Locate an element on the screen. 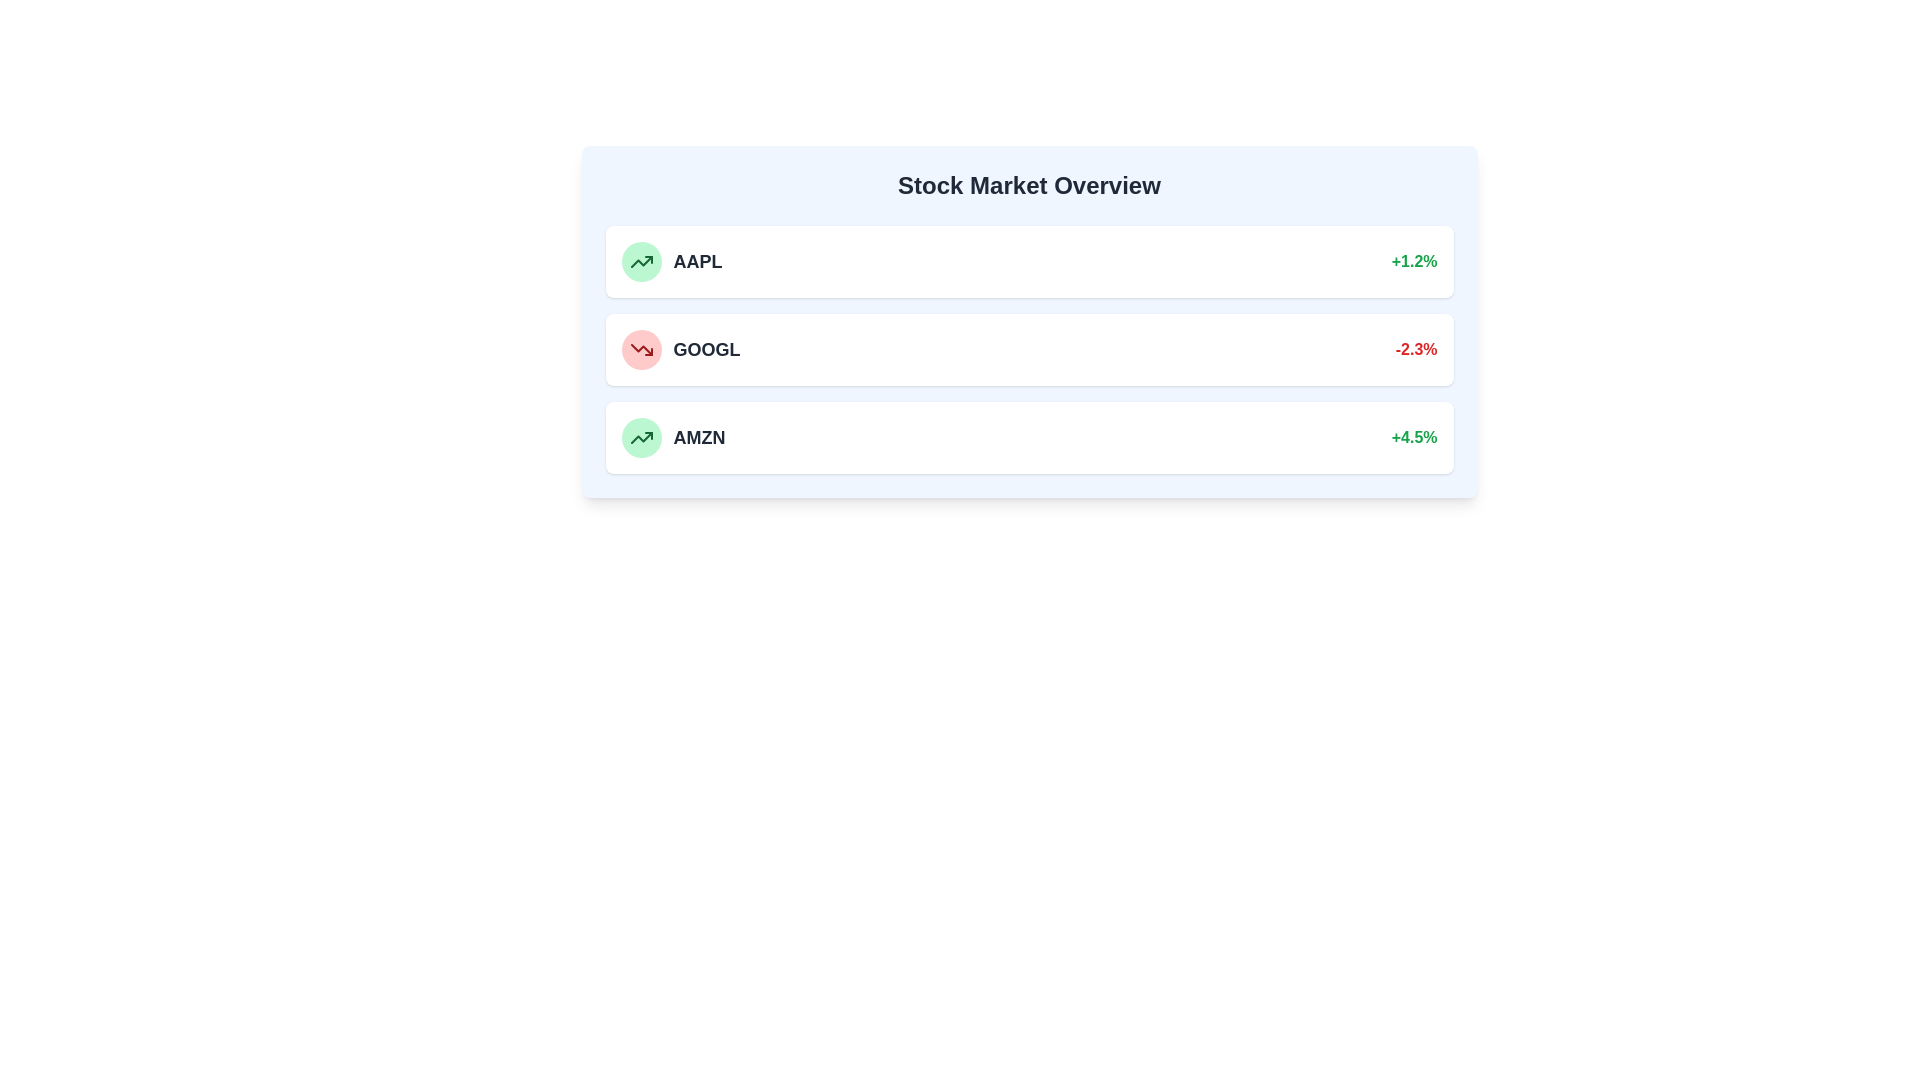 The height and width of the screenshot is (1080, 1920). the stock entry for GOOGL to view its details is located at coordinates (1029, 349).